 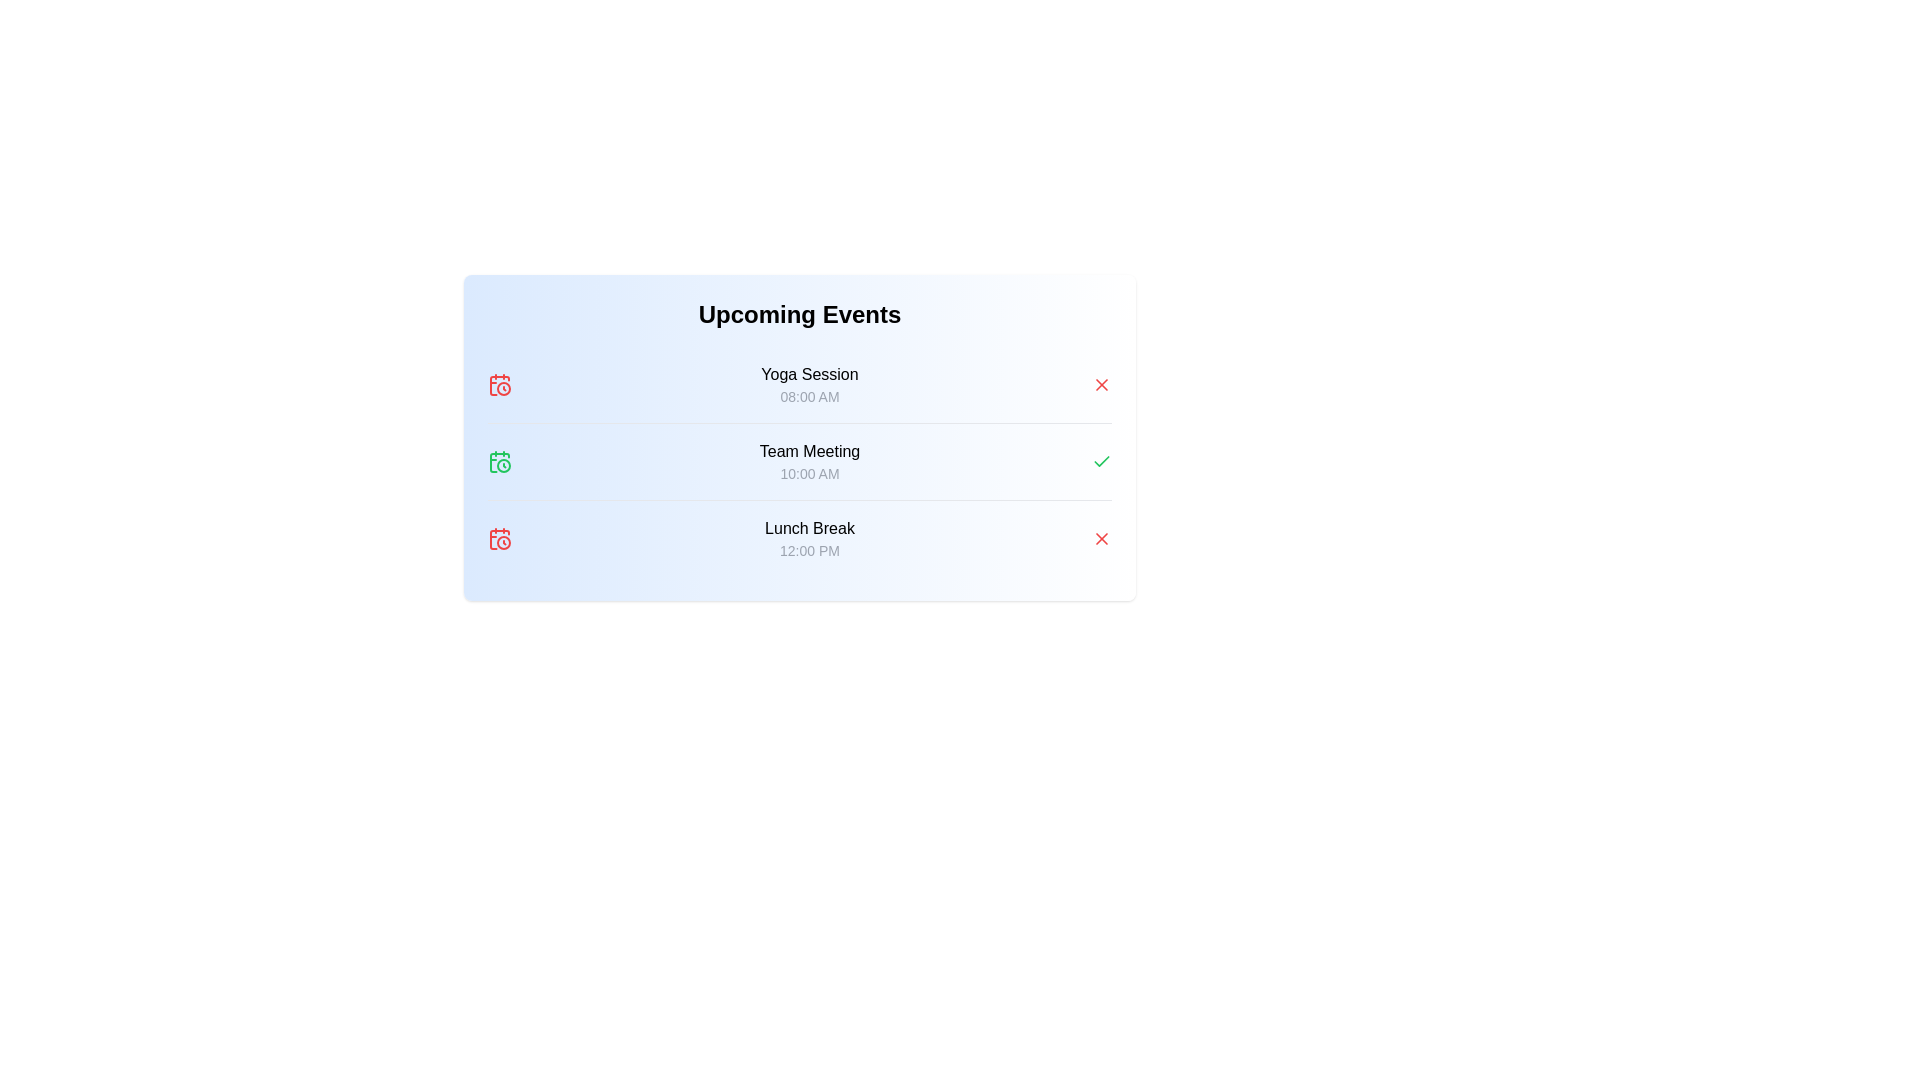 What do you see at coordinates (1101, 385) in the screenshot?
I see `the delete button adjacent to the 'Yoga Session' text` at bounding box center [1101, 385].